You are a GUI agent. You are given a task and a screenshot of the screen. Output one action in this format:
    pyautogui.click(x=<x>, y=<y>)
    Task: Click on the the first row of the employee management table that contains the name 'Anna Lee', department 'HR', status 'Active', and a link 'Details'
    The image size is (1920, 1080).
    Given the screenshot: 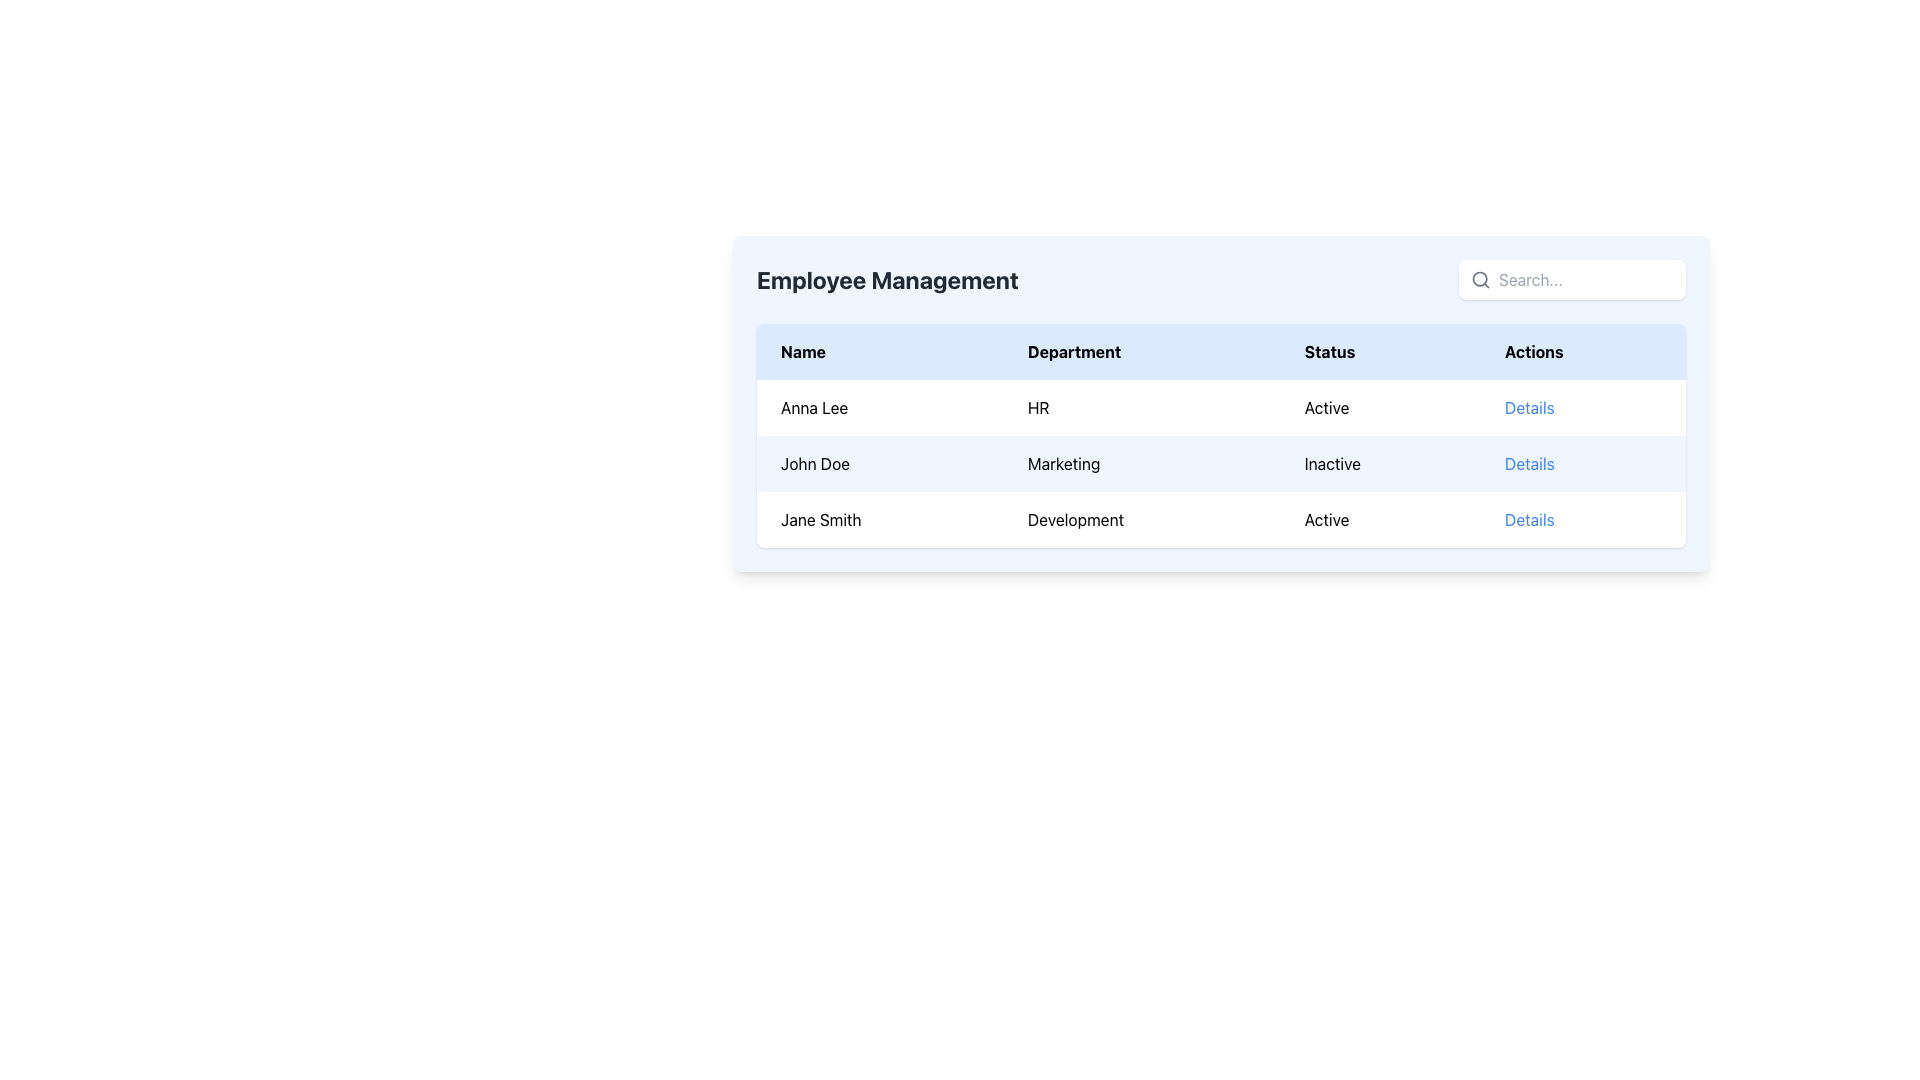 What is the action you would take?
    pyautogui.click(x=1220, y=407)
    